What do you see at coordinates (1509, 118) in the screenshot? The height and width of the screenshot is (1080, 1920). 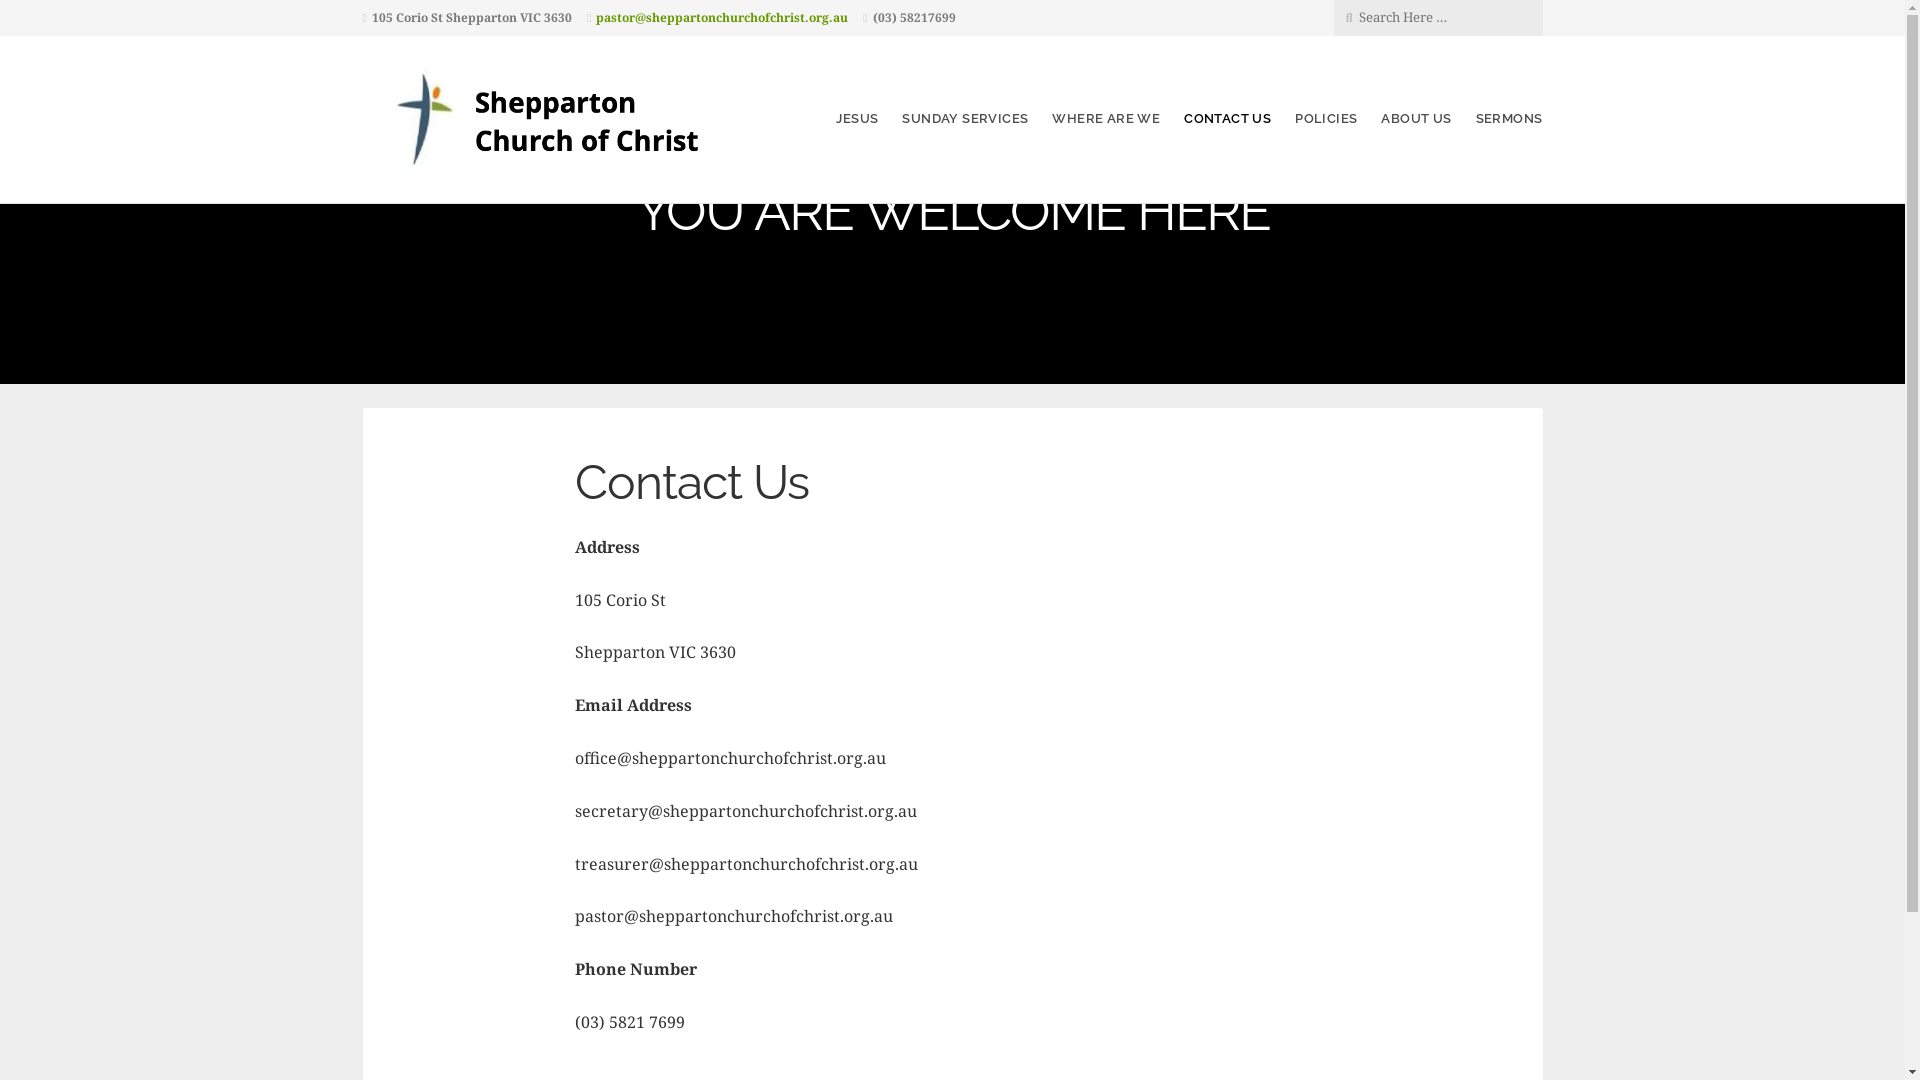 I see `'SERMONS'` at bounding box center [1509, 118].